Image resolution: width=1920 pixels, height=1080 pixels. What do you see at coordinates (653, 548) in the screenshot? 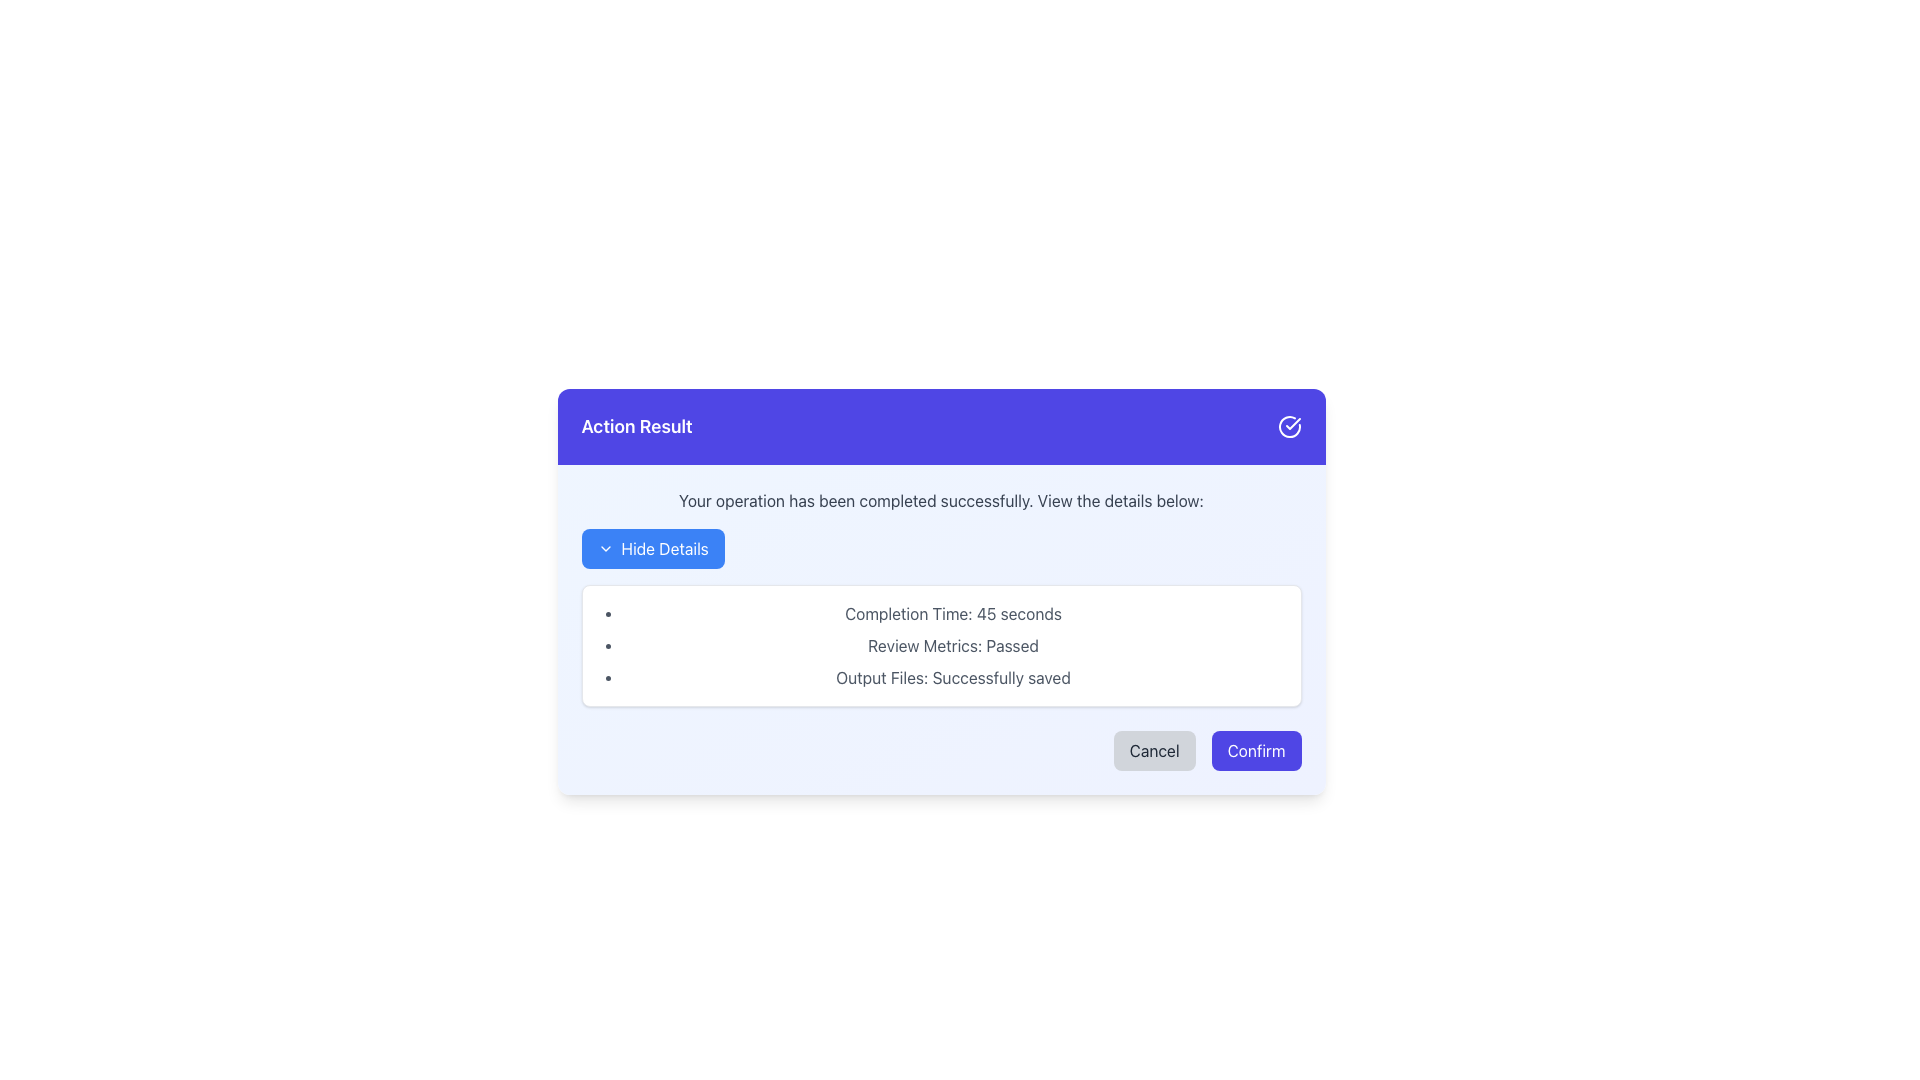
I see `the blue button labeled 'Hide Details' with rounded corners` at bounding box center [653, 548].